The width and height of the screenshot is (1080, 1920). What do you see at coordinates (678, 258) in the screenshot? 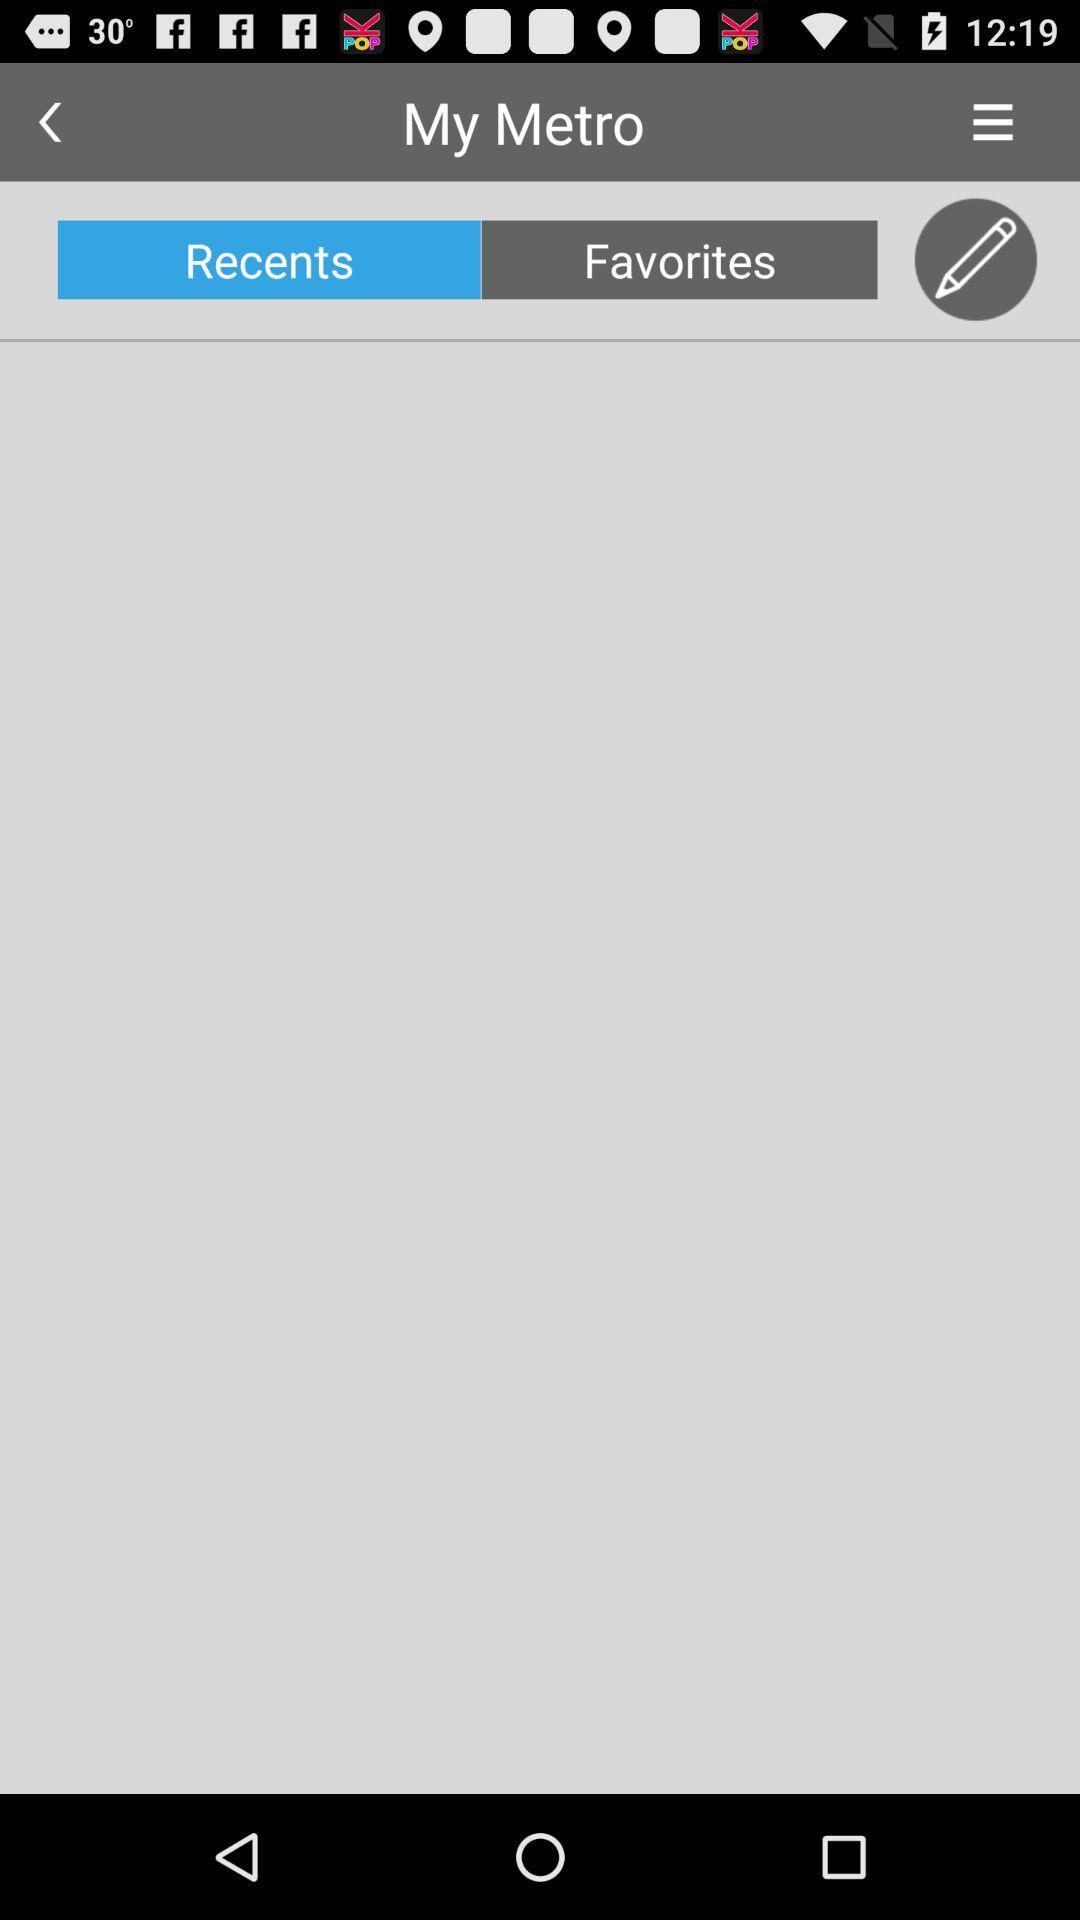
I see `the favorites icon` at bounding box center [678, 258].